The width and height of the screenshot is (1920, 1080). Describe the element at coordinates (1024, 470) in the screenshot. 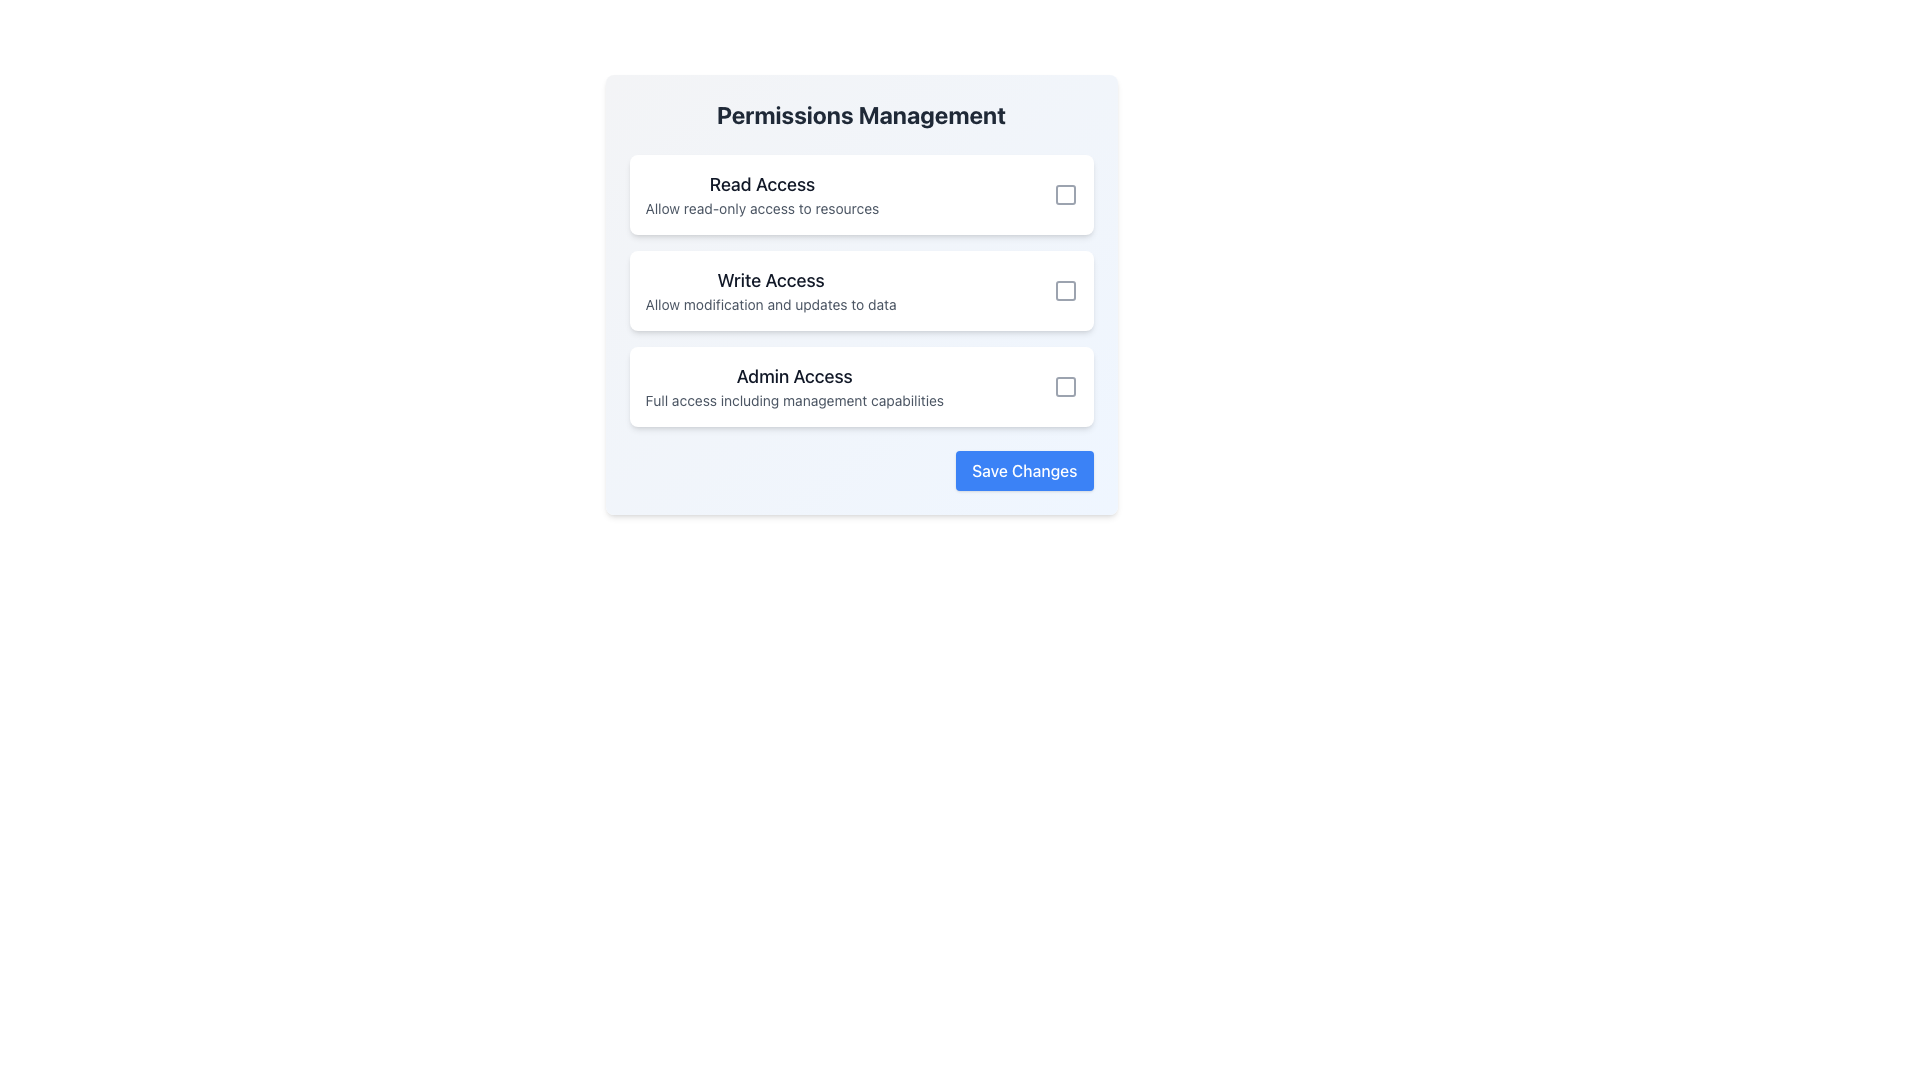

I see `the blue 'Save Changes' button located in the lower-right corner of the permissions management card` at that location.